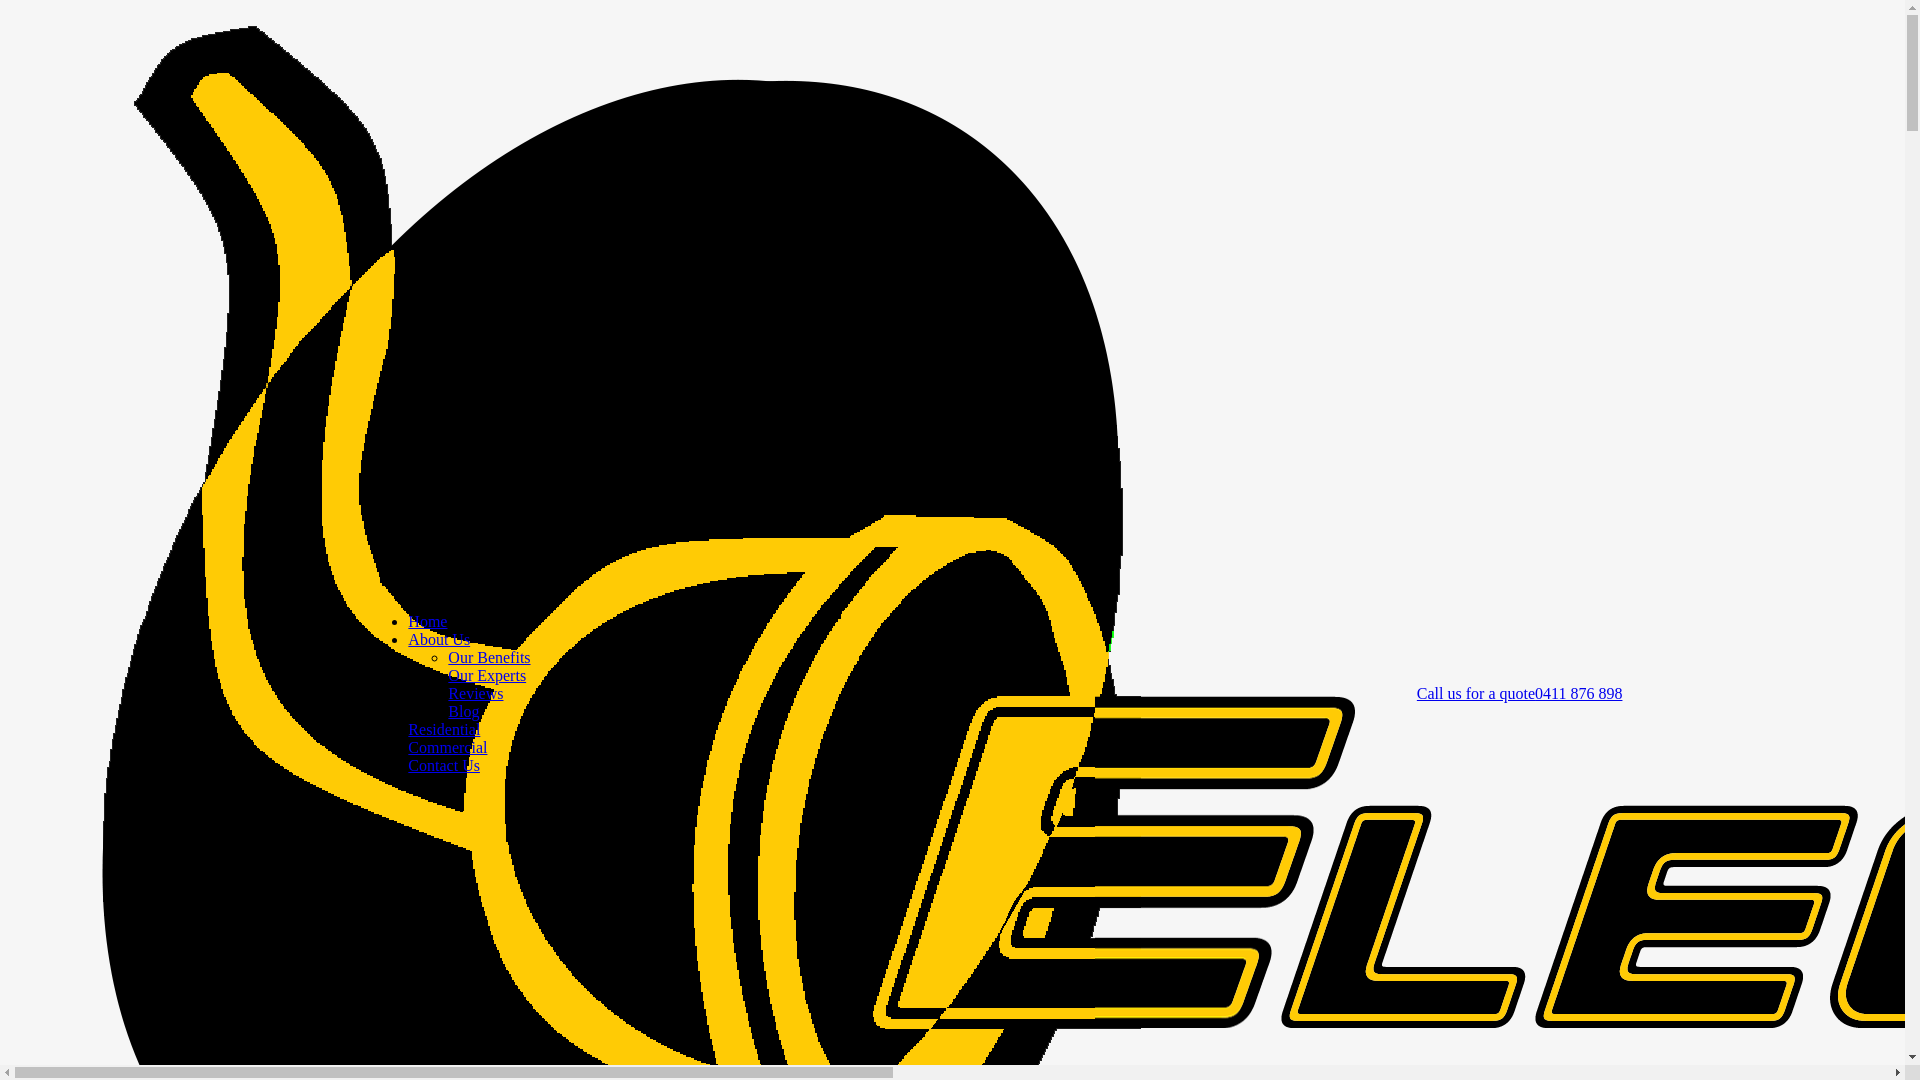  Describe the element at coordinates (437, 639) in the screenshot. I see `'About Us'` at that location.